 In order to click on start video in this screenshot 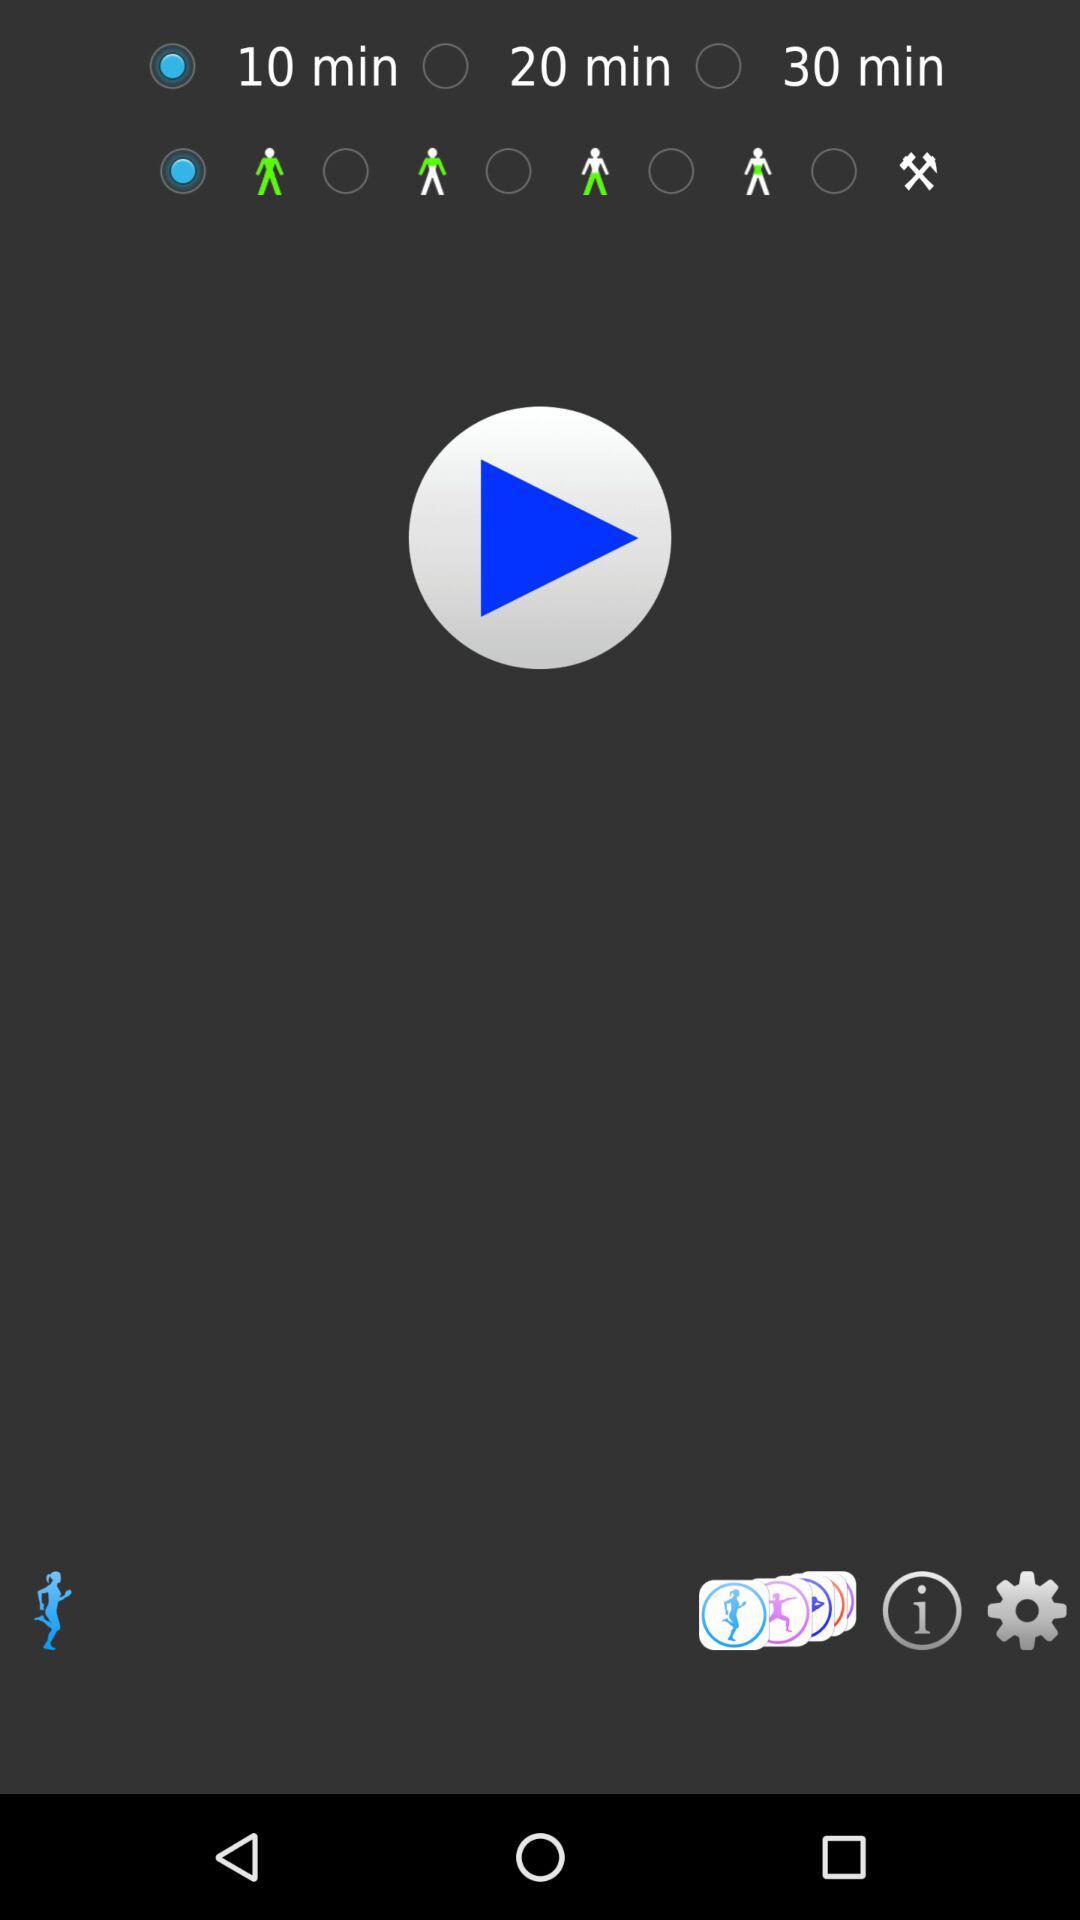, I will do `click(193, 171)`.